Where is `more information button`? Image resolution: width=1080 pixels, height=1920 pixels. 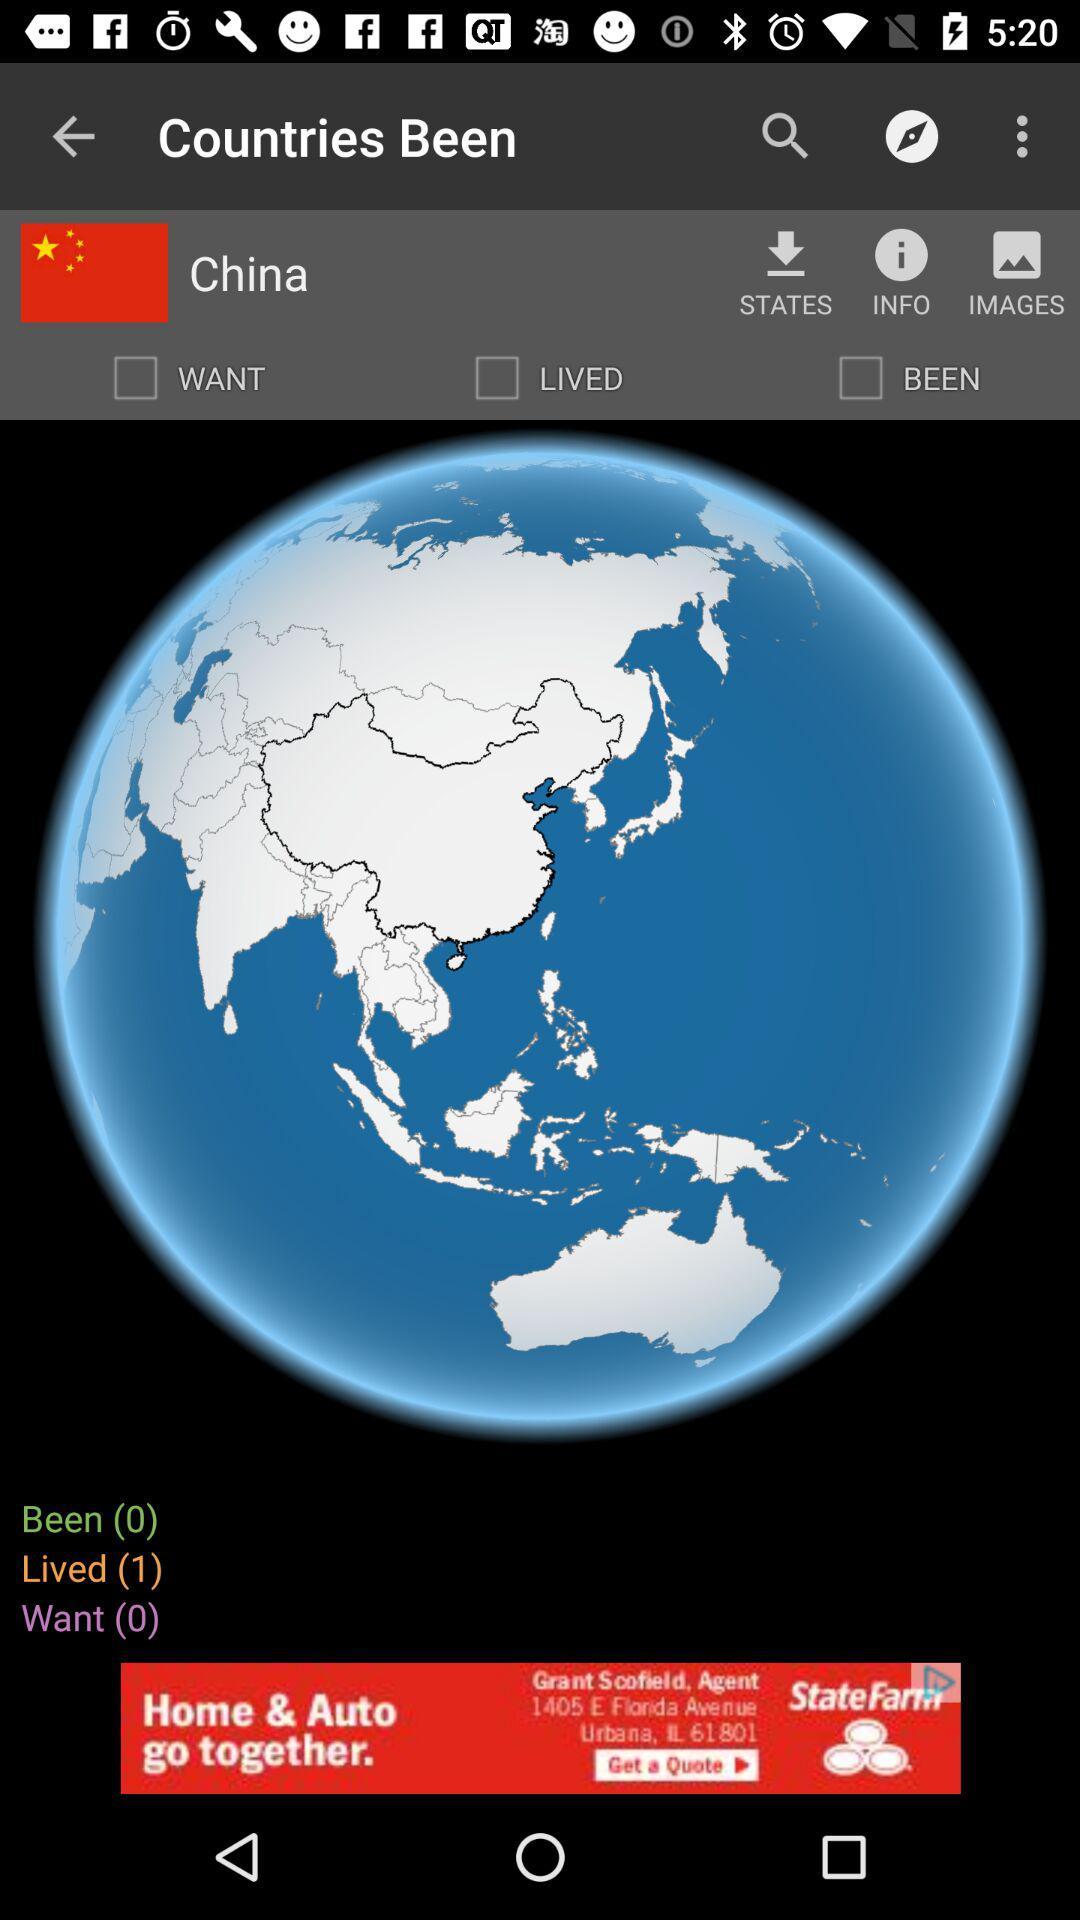
more information button is located at coordinates (901, 253).